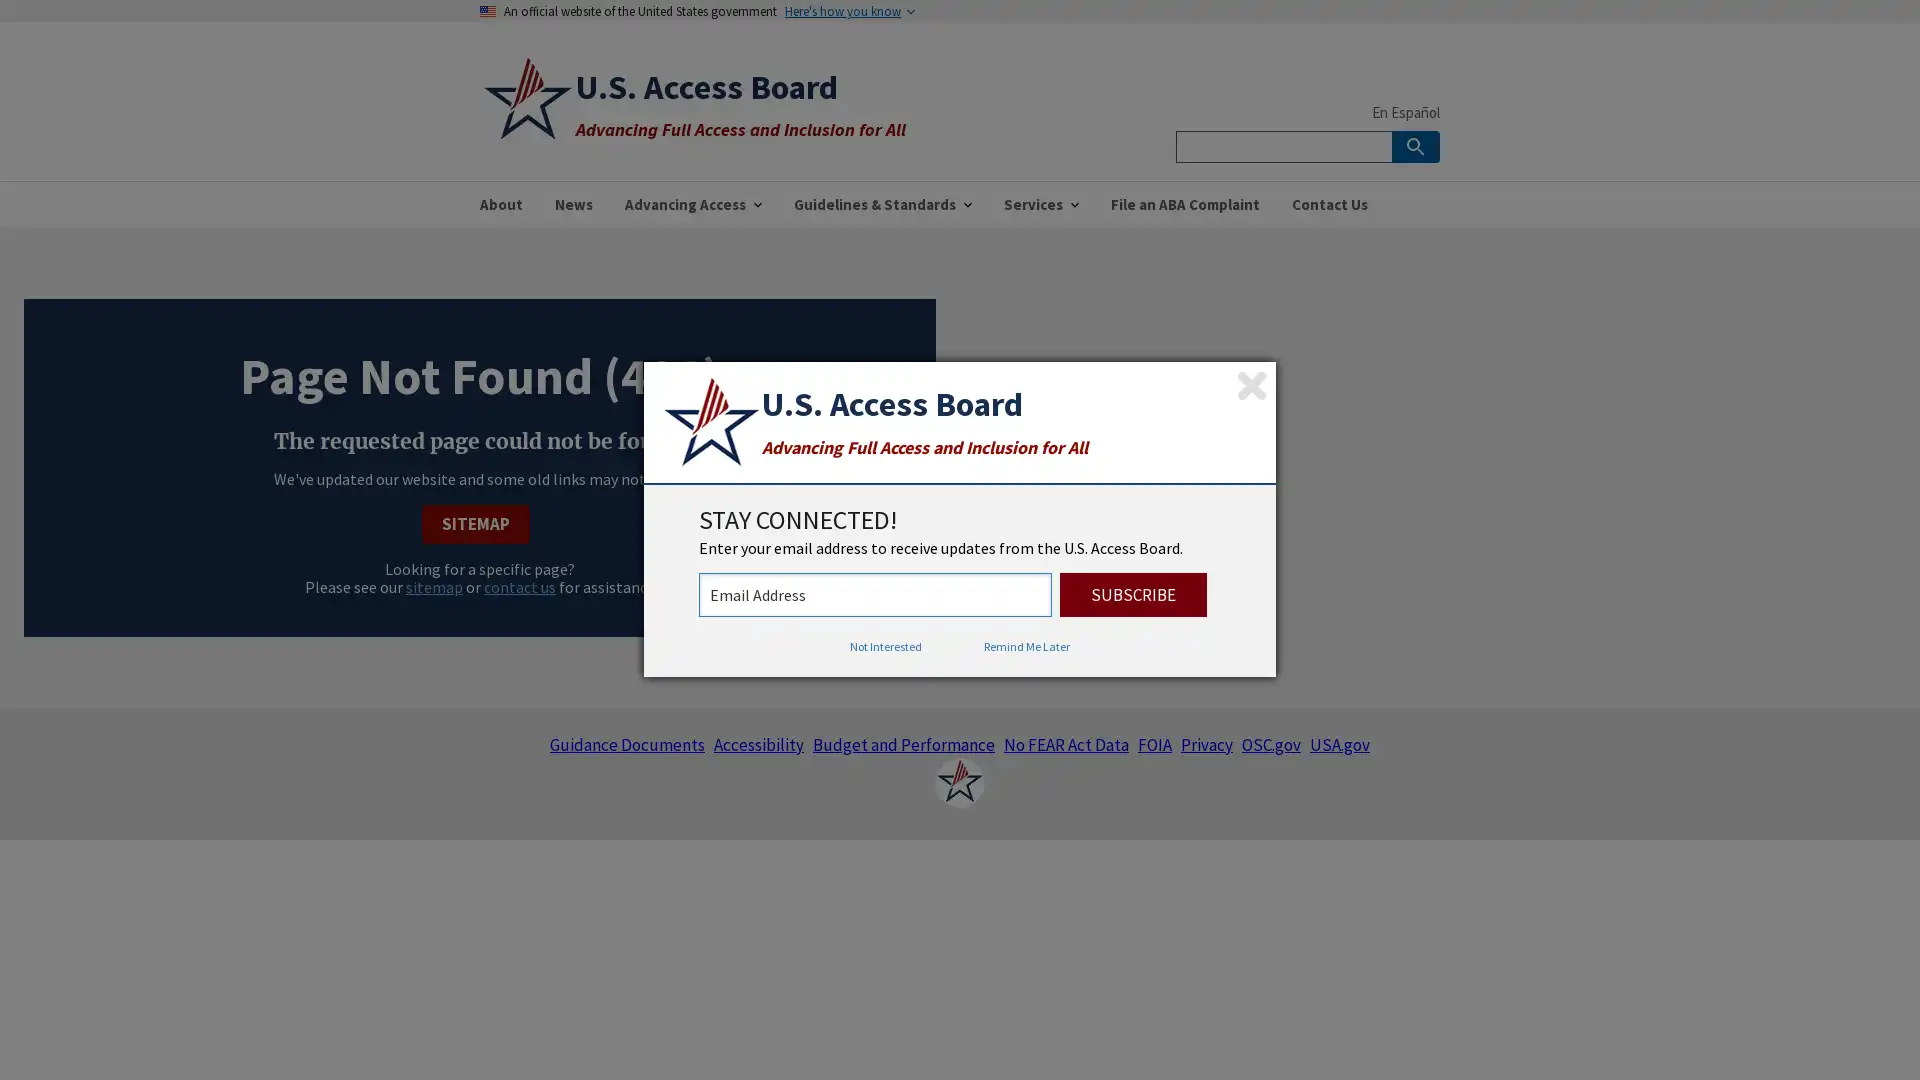  I want to click on SITEMAP, so click(474, 522).